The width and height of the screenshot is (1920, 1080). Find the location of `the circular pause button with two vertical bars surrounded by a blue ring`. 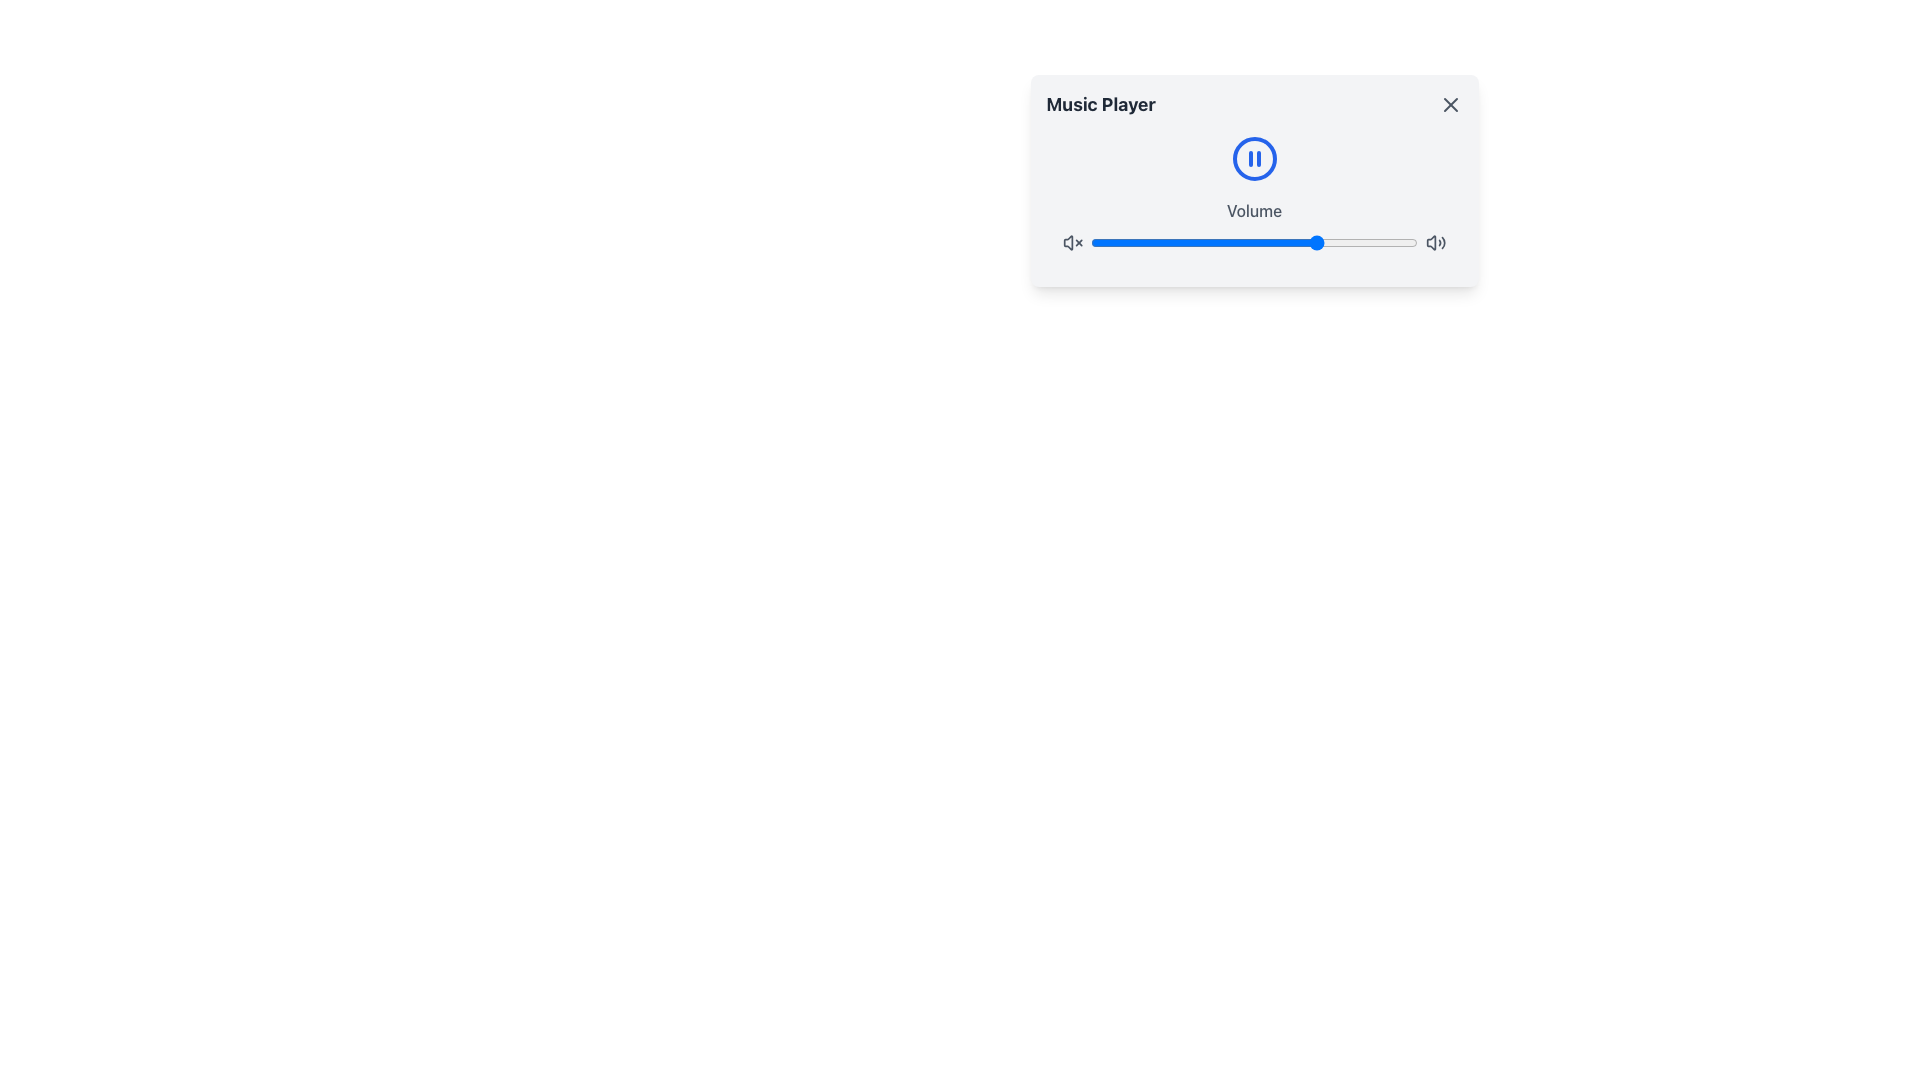

the circular pause button with two vertical bars surrounded by a blue ring is located at coordinates (1253, 157).